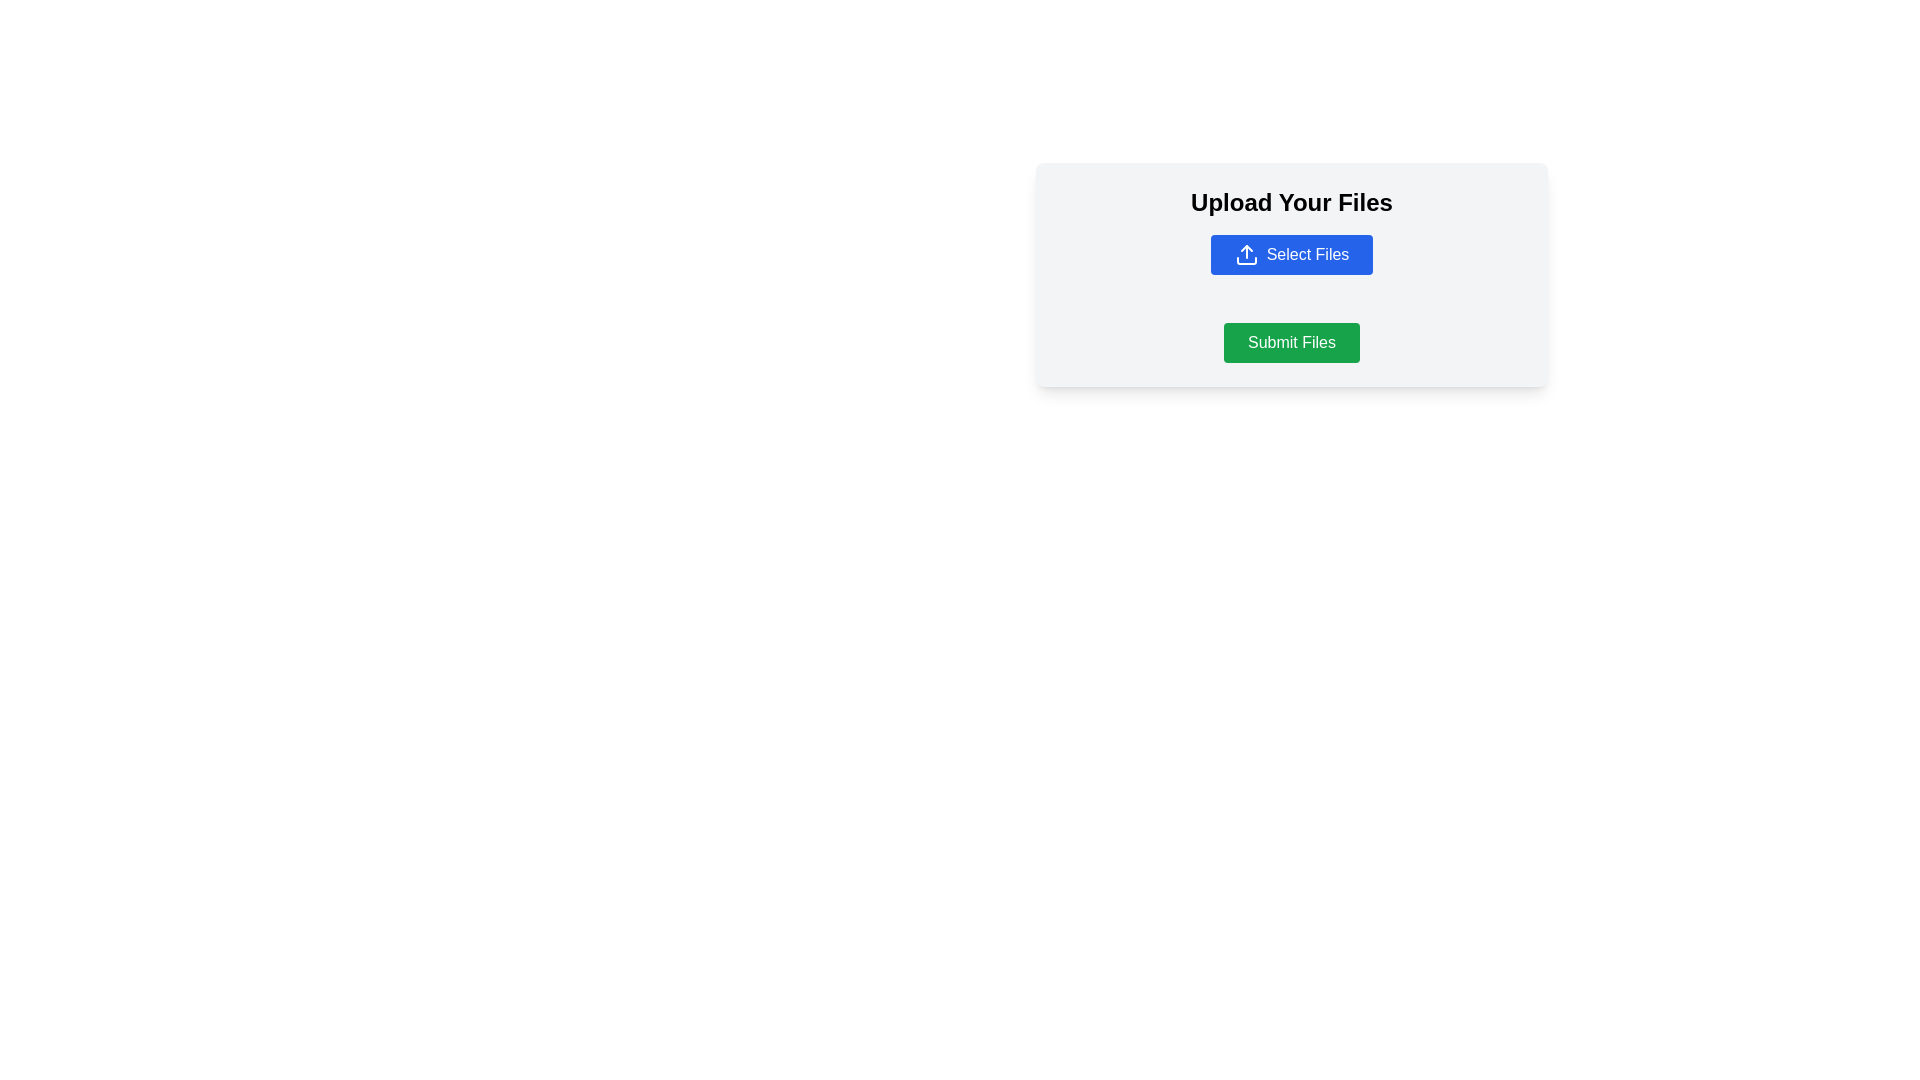  Describe the element at coordinates (1291, 342) in the screenshot. I see `the green 'Submit Files' button` at that location.